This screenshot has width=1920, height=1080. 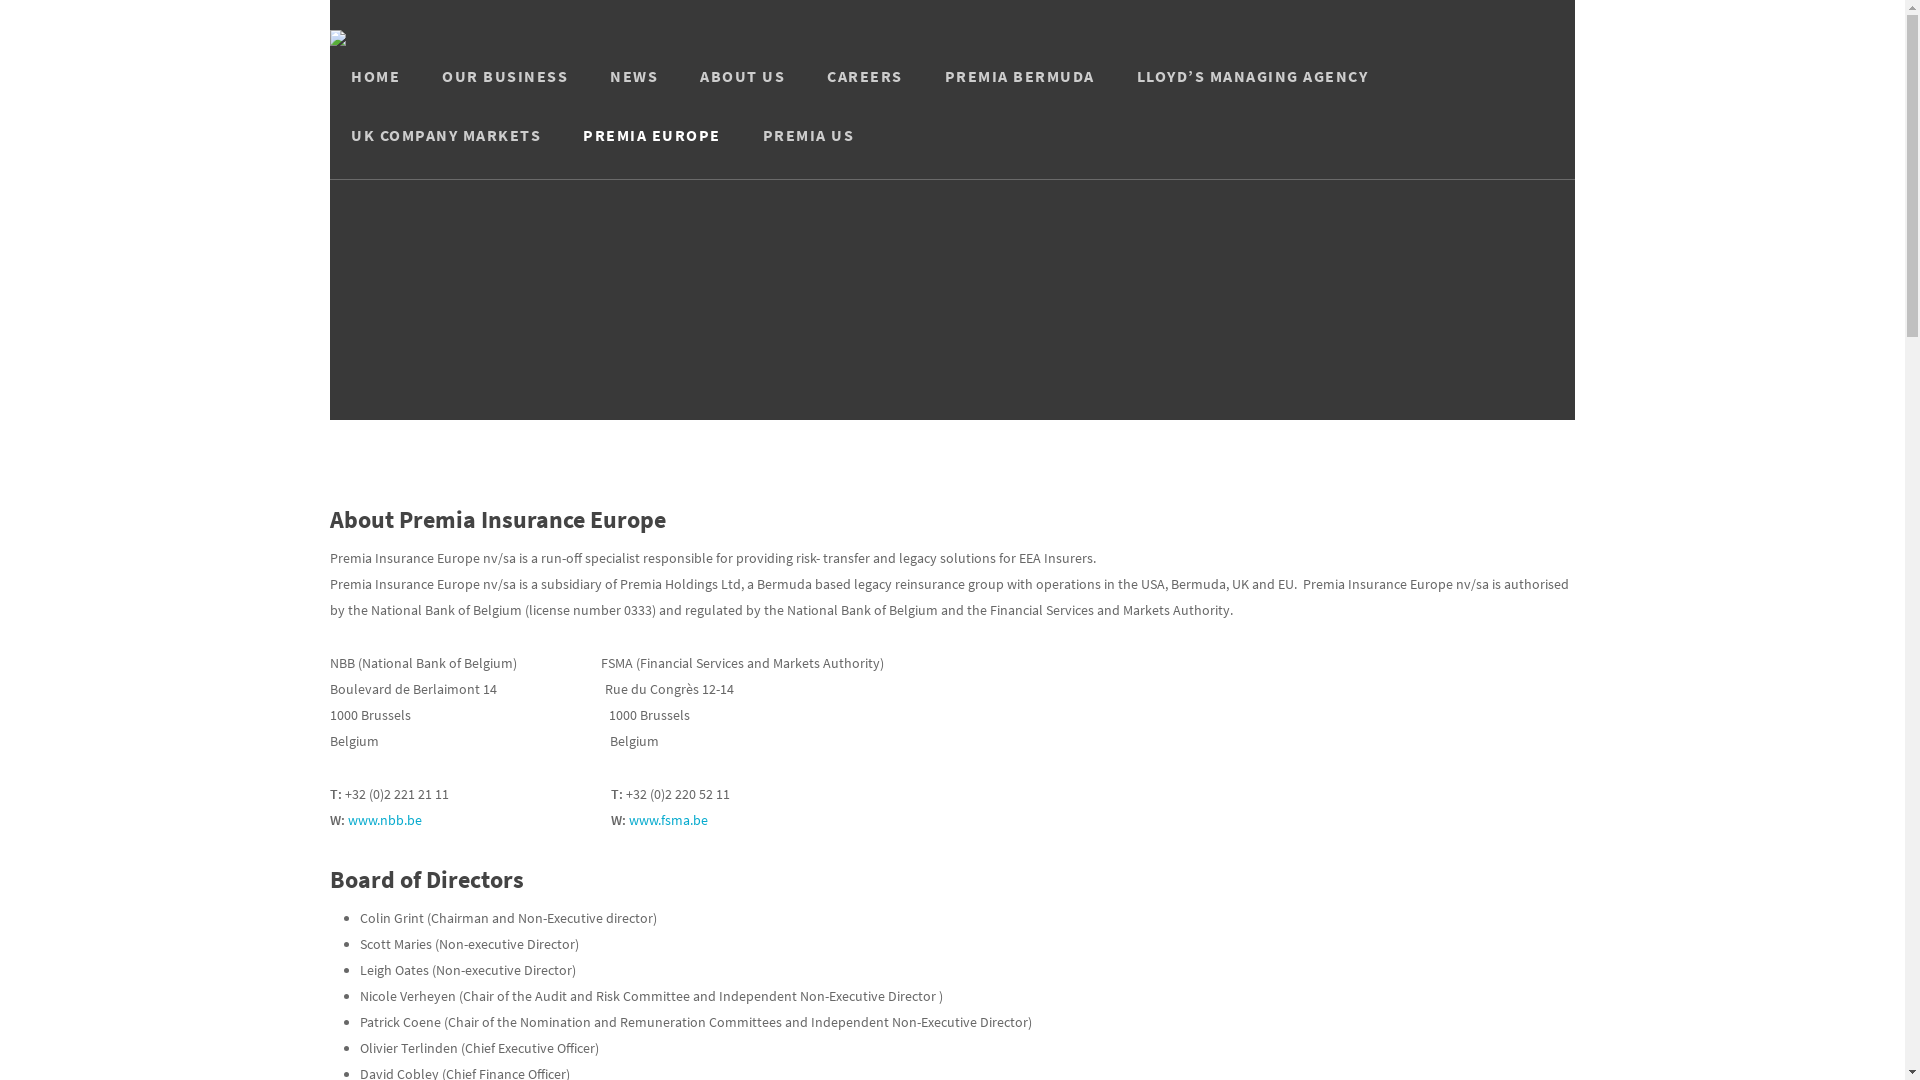 I want to click on 'NEWS', so click(x=632, y=91).